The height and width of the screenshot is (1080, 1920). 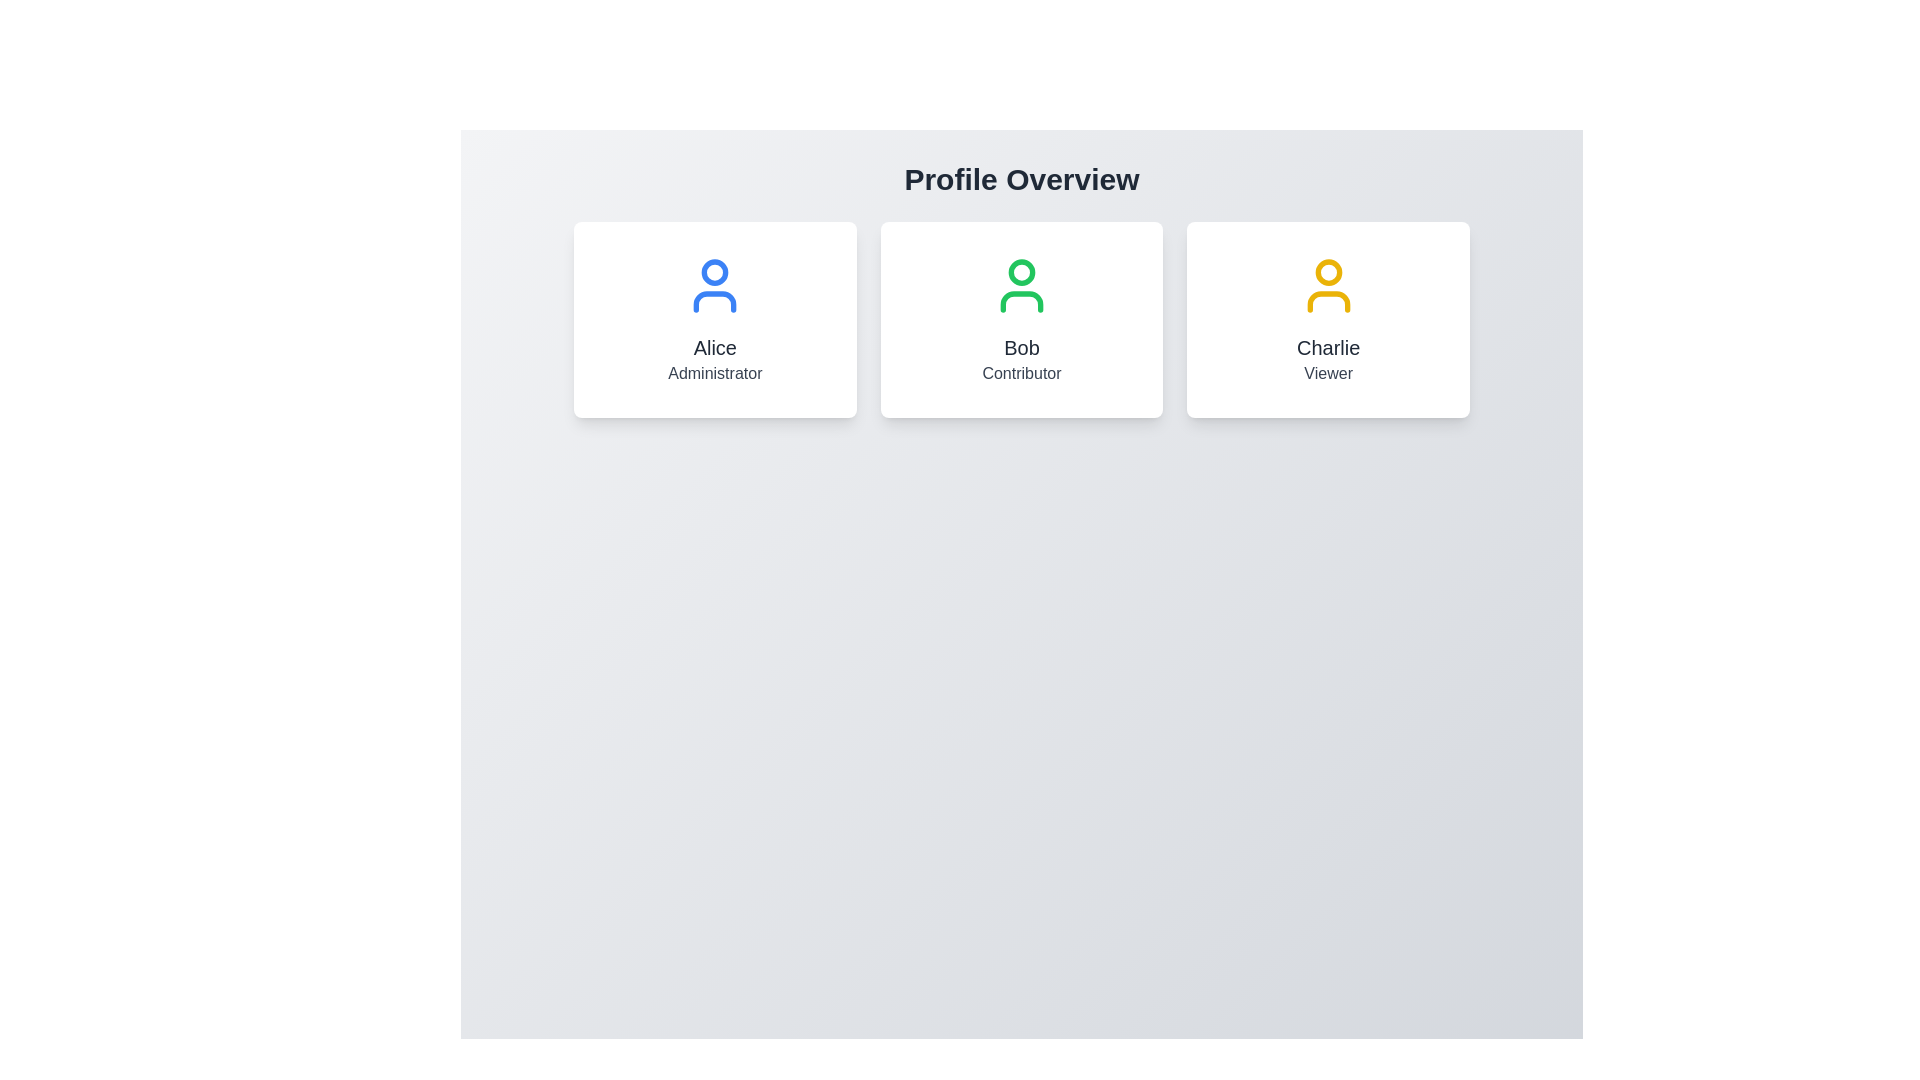 What do you see at coordinates (715, 374) in the screenshot?
I see `the 'Administrator' text label located below the name 'Alice' within the user card layout` at bounding box center [715, 374].